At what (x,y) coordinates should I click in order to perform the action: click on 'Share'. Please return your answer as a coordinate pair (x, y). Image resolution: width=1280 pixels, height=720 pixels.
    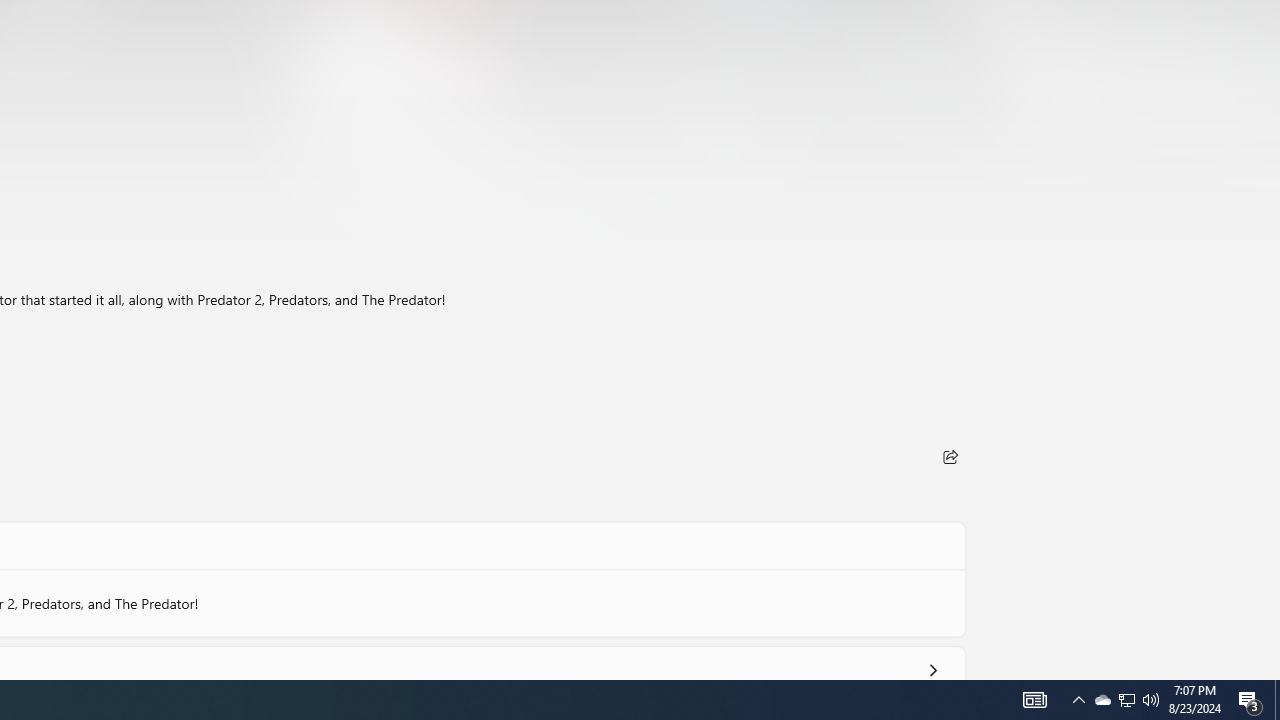
    Looking at the image, I should click on (949, 456).